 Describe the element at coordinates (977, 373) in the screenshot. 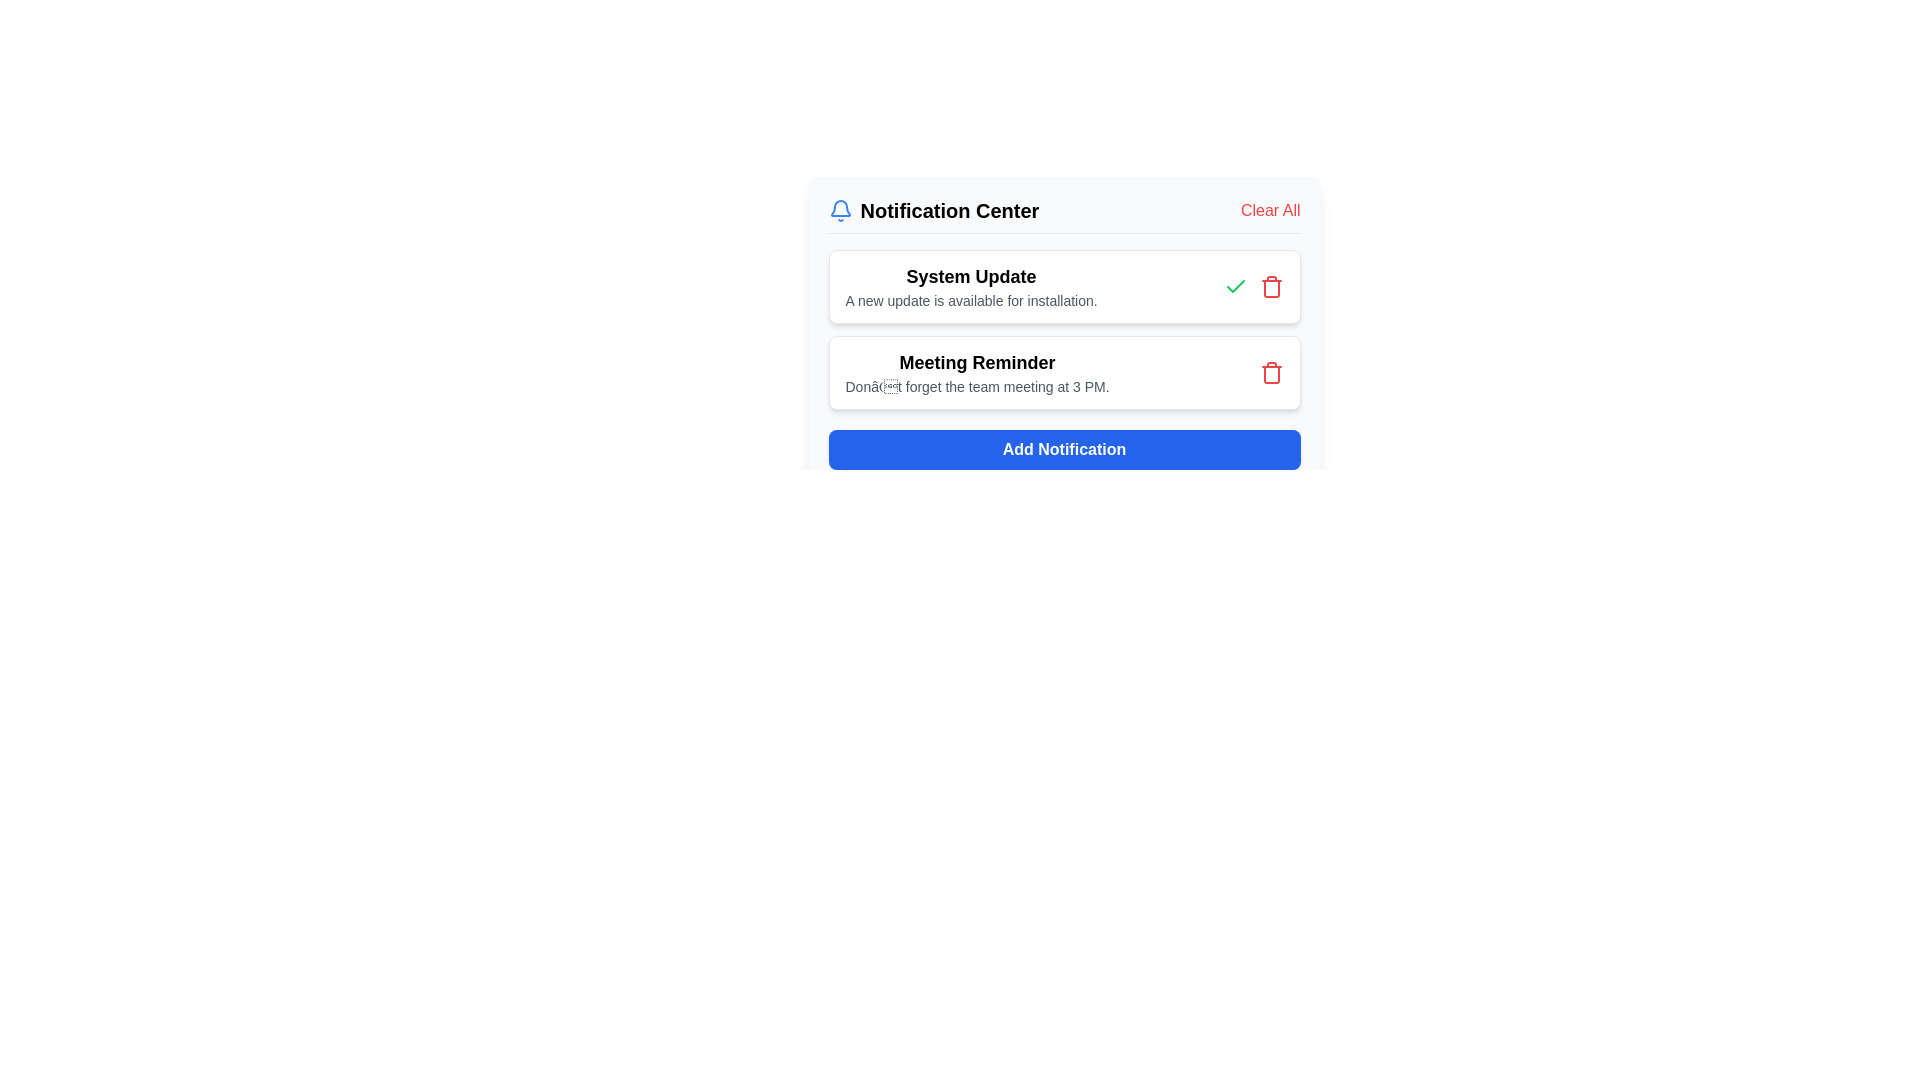

I see `the Text block displaying 'Meeting Reminder' and 'Don’t forget the team meeting at 3 PM' within the notification card` at that location.